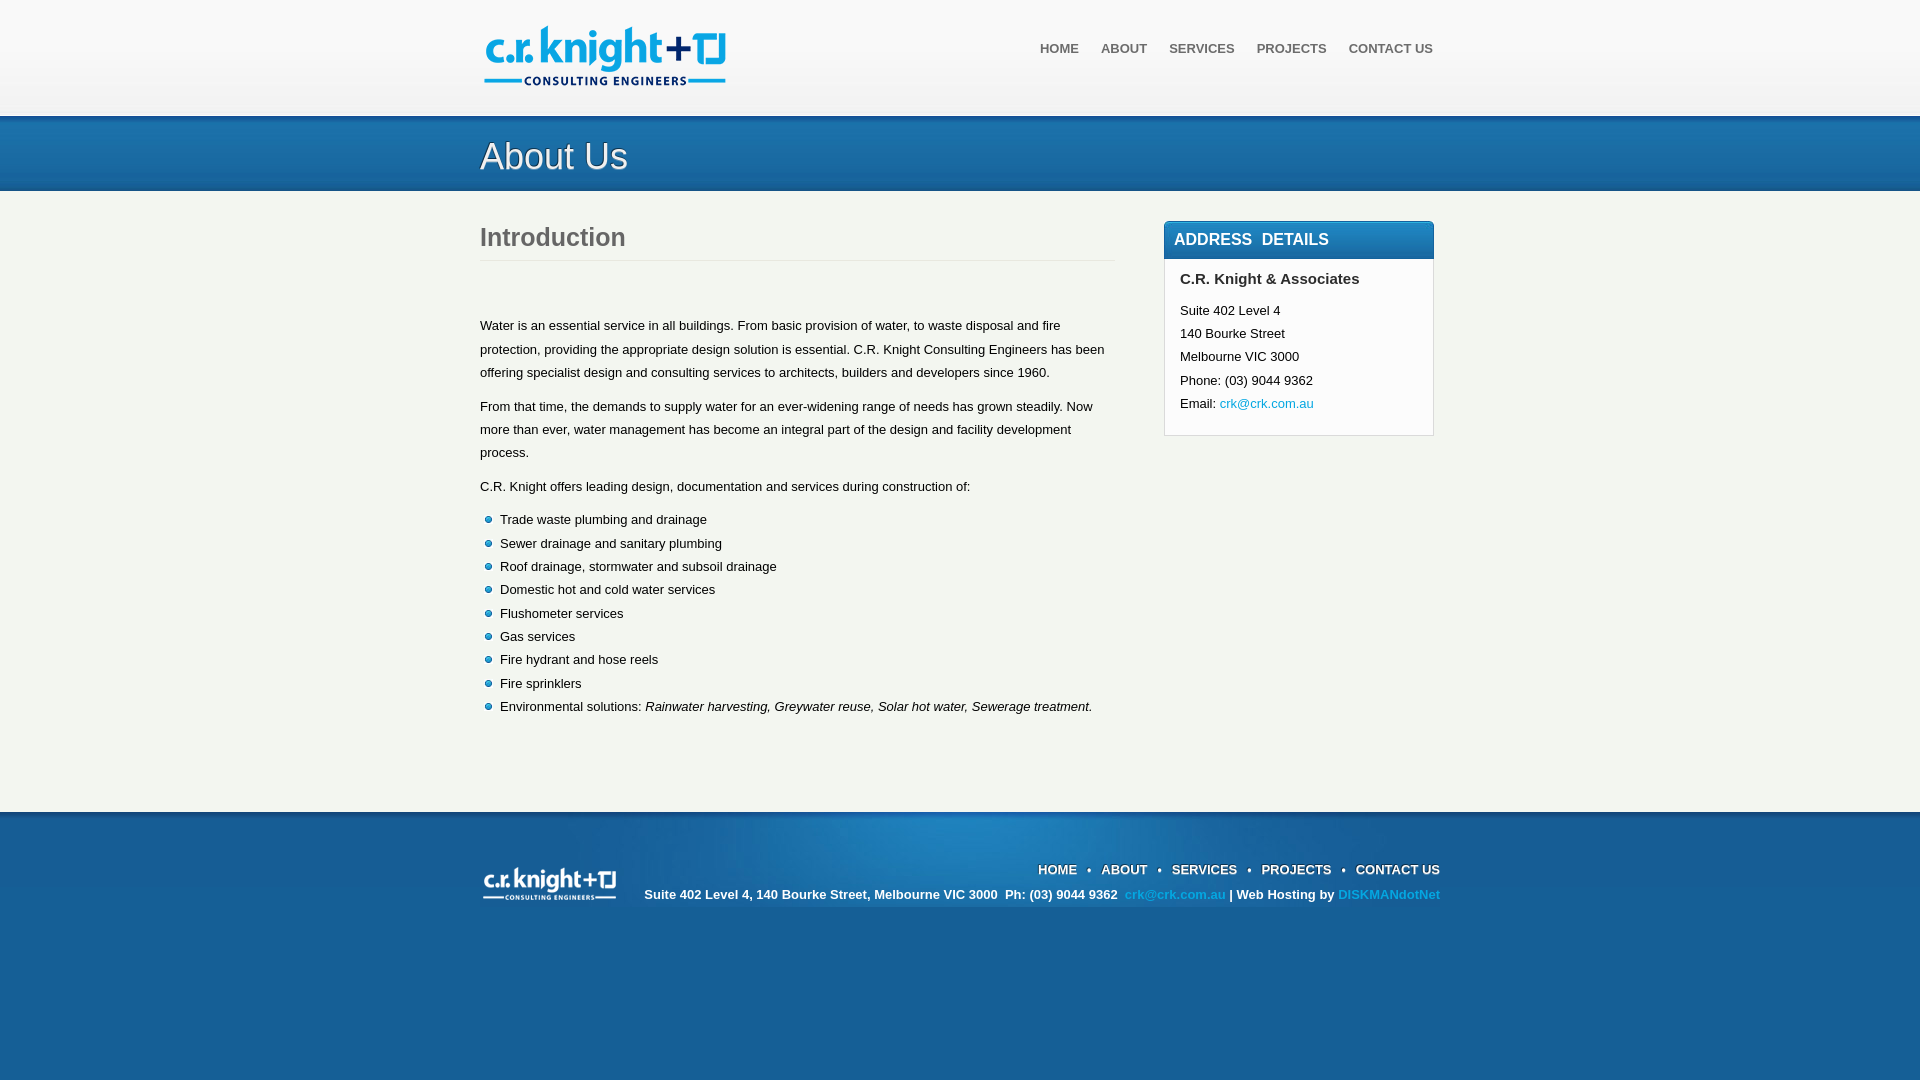 The width and height of the screenshot is (1920, 1080). I want to click on 'SERVICES', so click(1203, 868).